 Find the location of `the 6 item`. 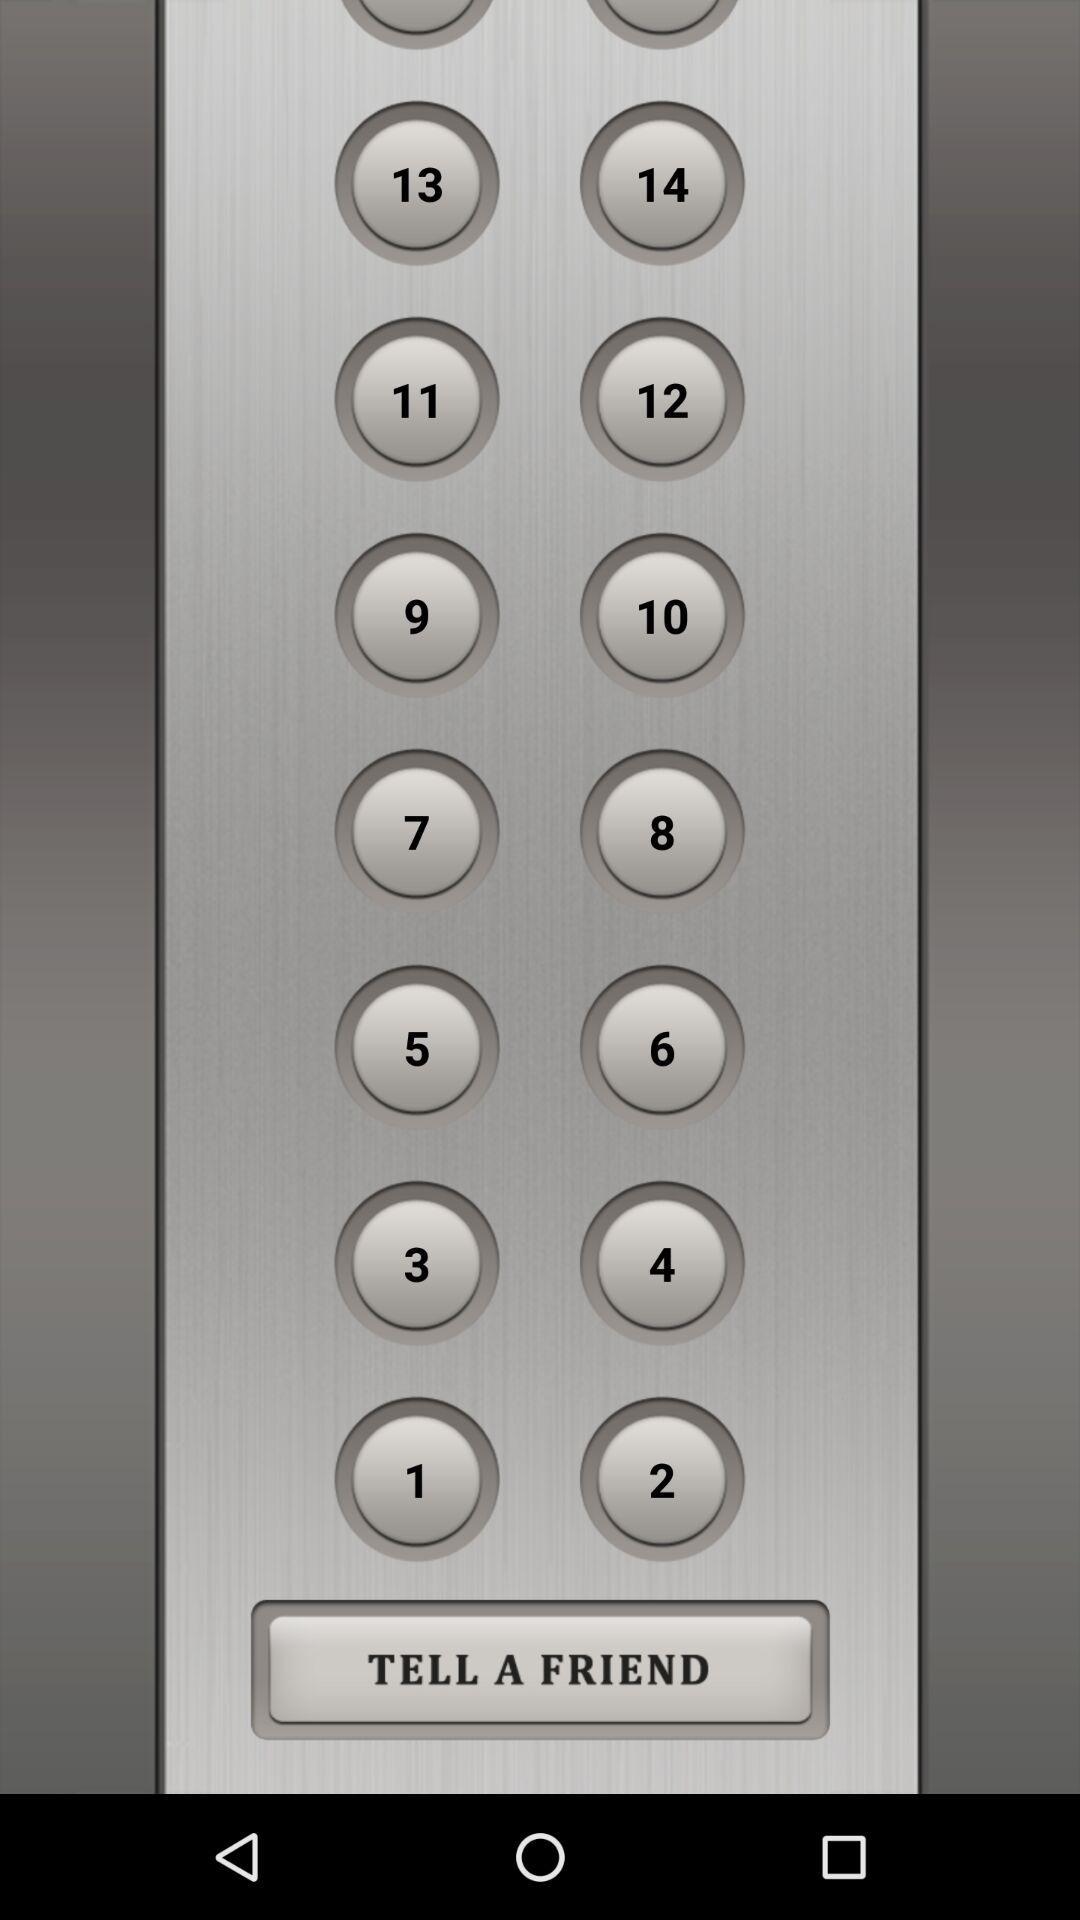

the 6 item is located at coordinates (662, 1046).